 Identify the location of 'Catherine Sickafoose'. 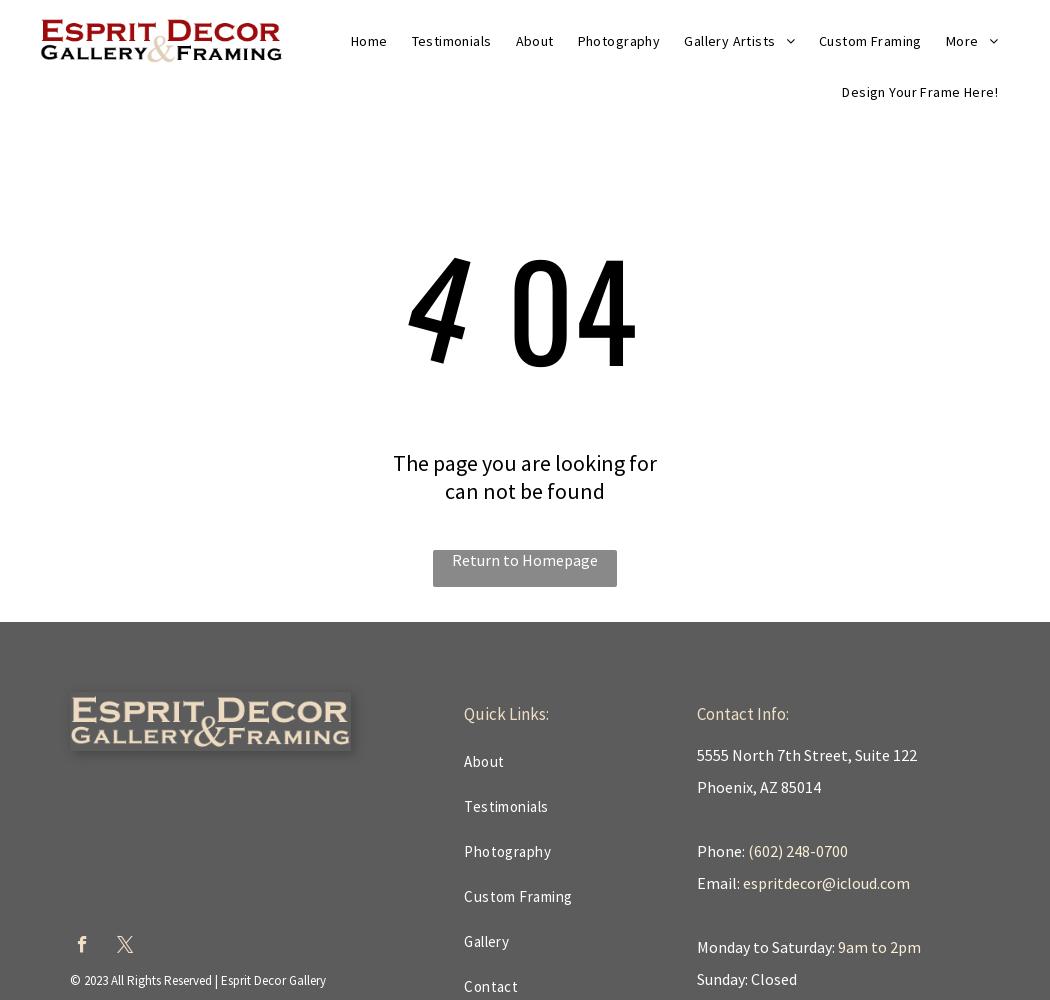
(770, 218).